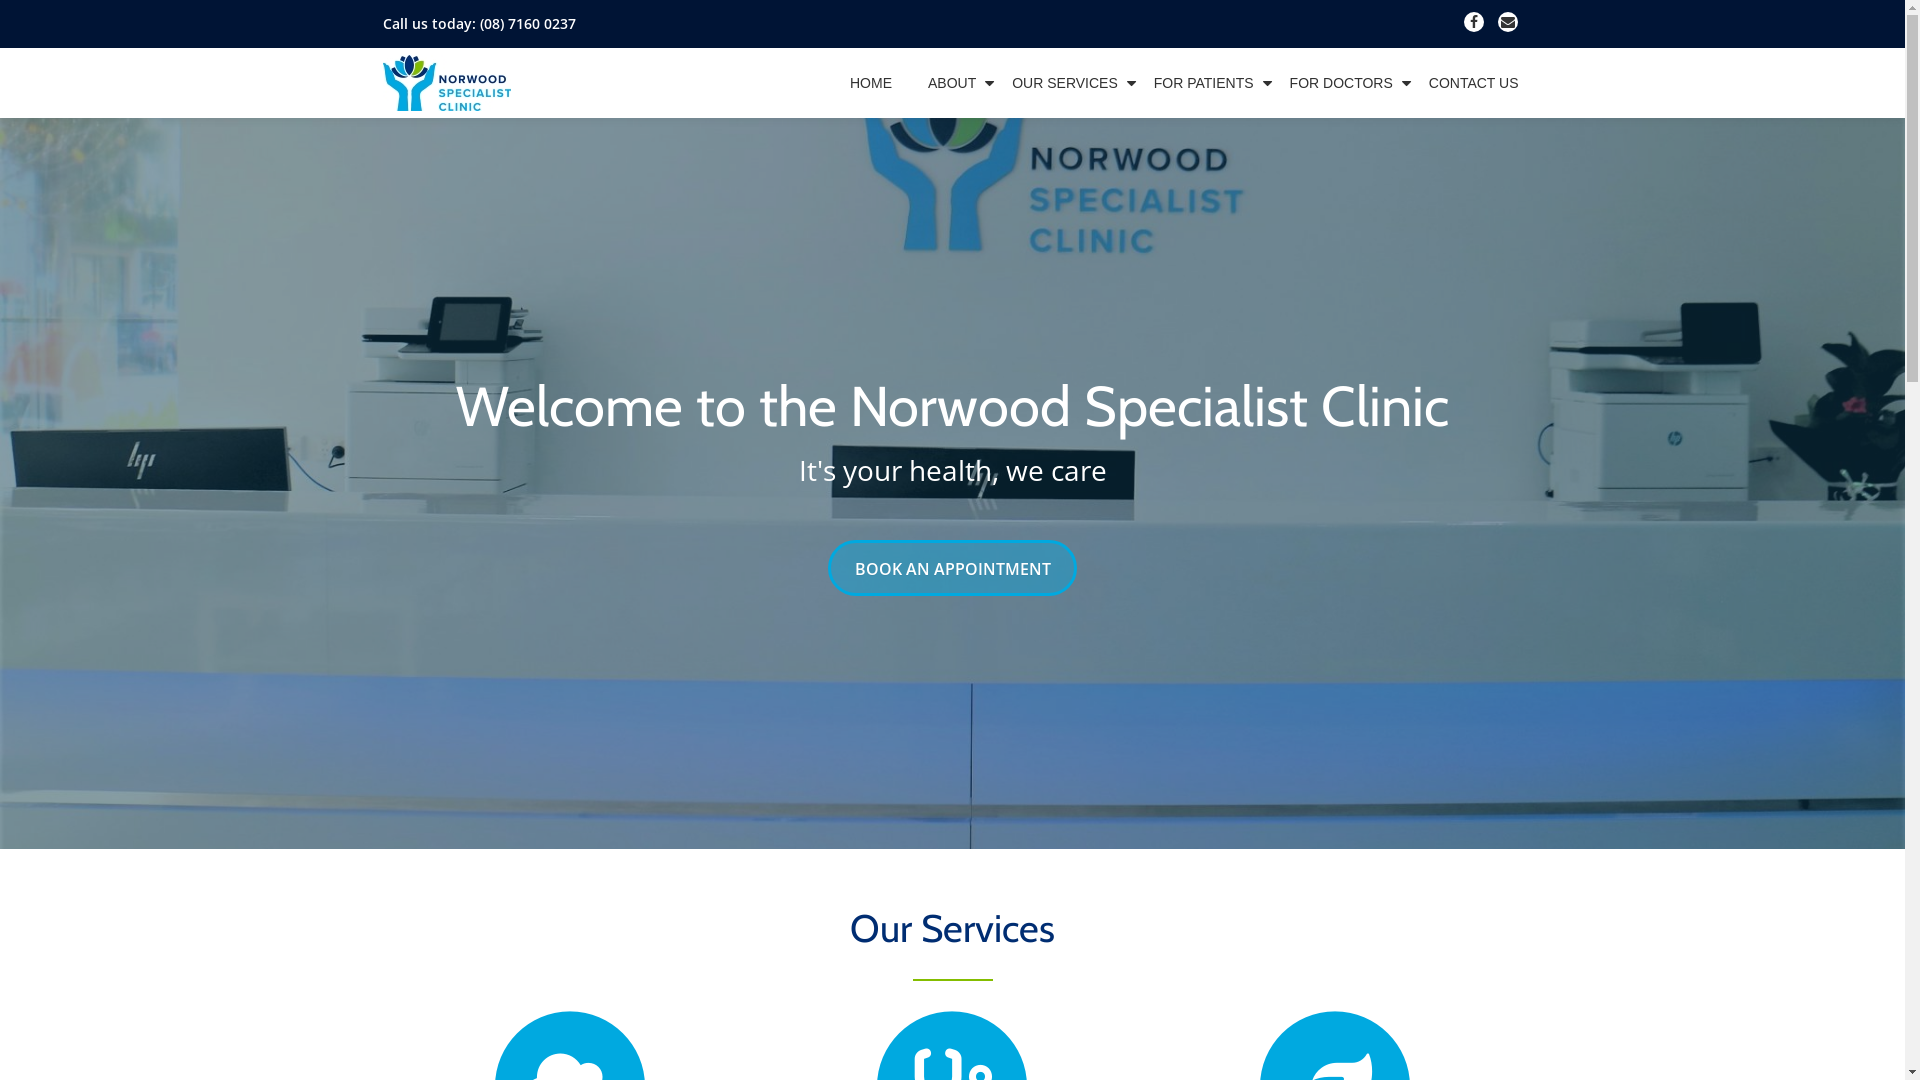 The width and height of the screenshot is (1920, 1080). What do you see at coordinates (528, 23) in the screenshot?
I see `'(08) 7160 0237'` at bounding box center [528, 23].